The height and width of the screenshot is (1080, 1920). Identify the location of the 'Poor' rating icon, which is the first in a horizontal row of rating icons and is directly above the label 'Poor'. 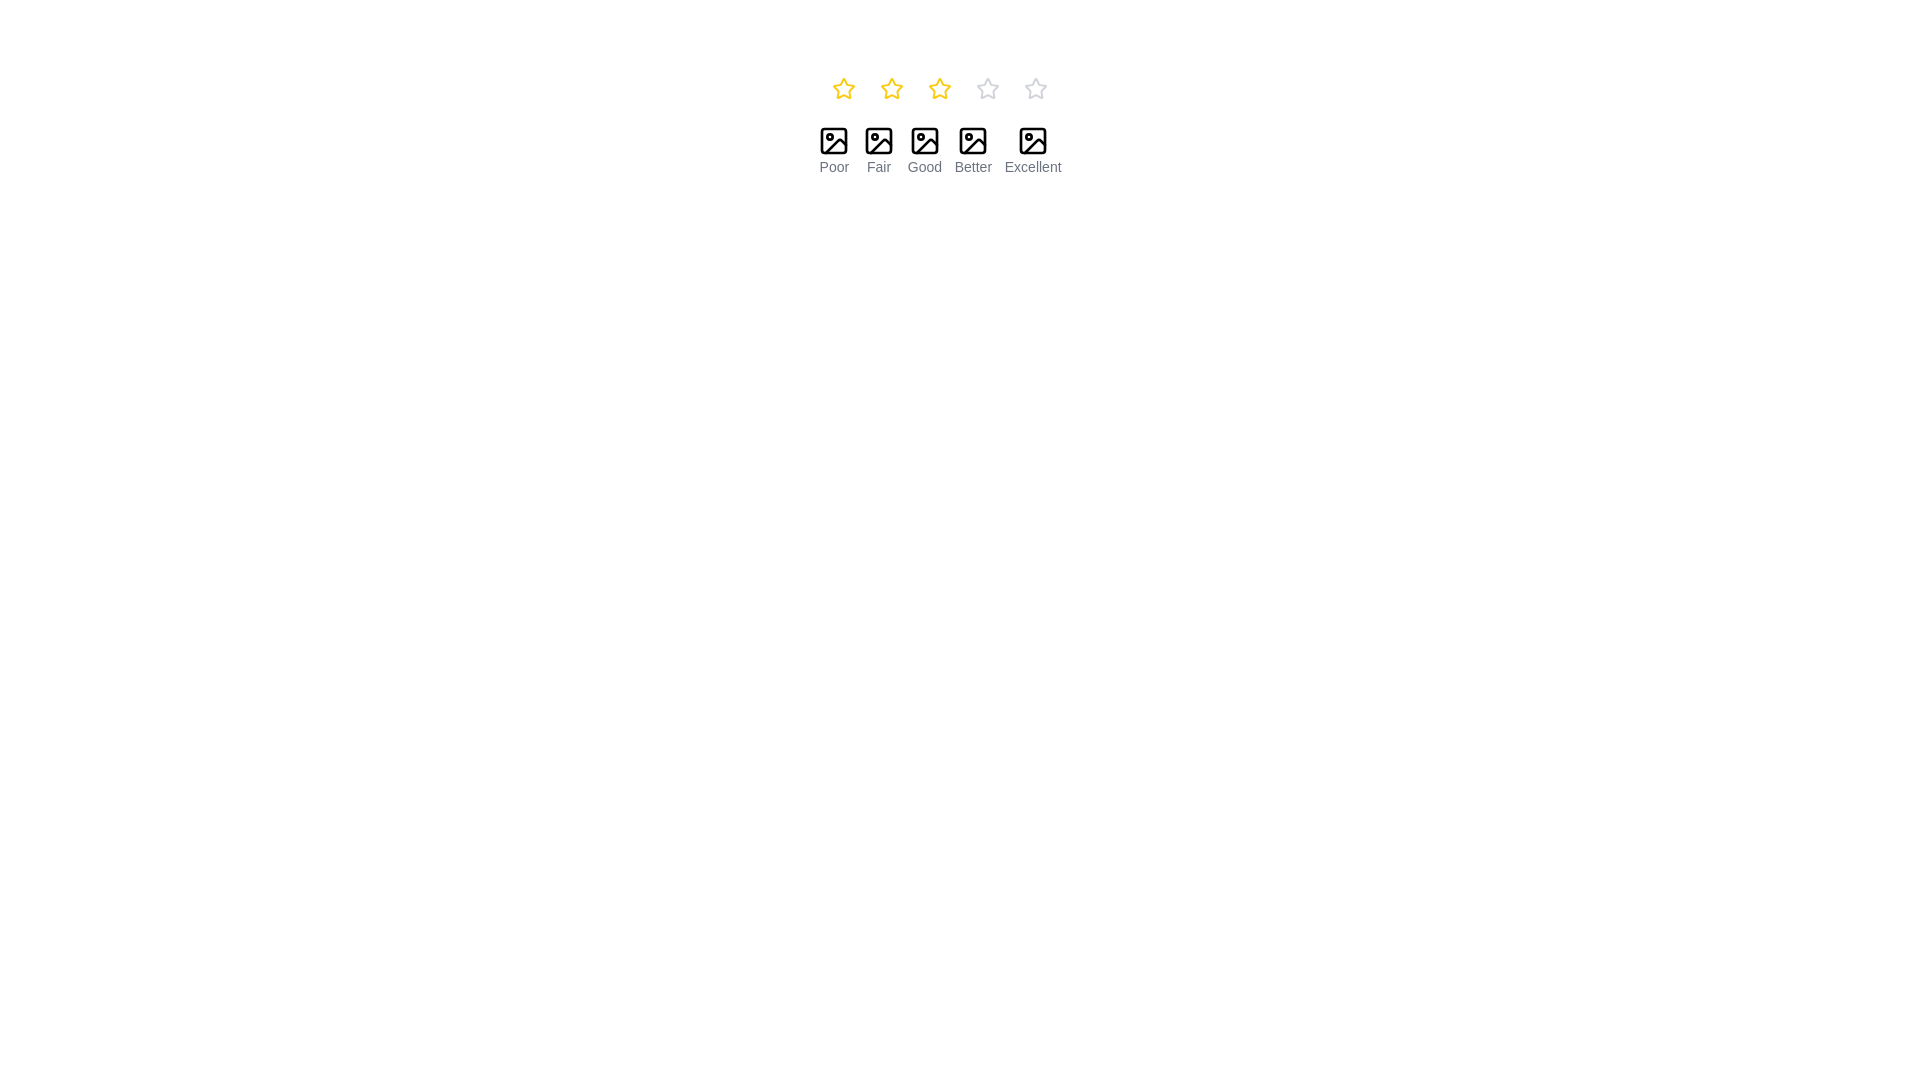
(834, 140).